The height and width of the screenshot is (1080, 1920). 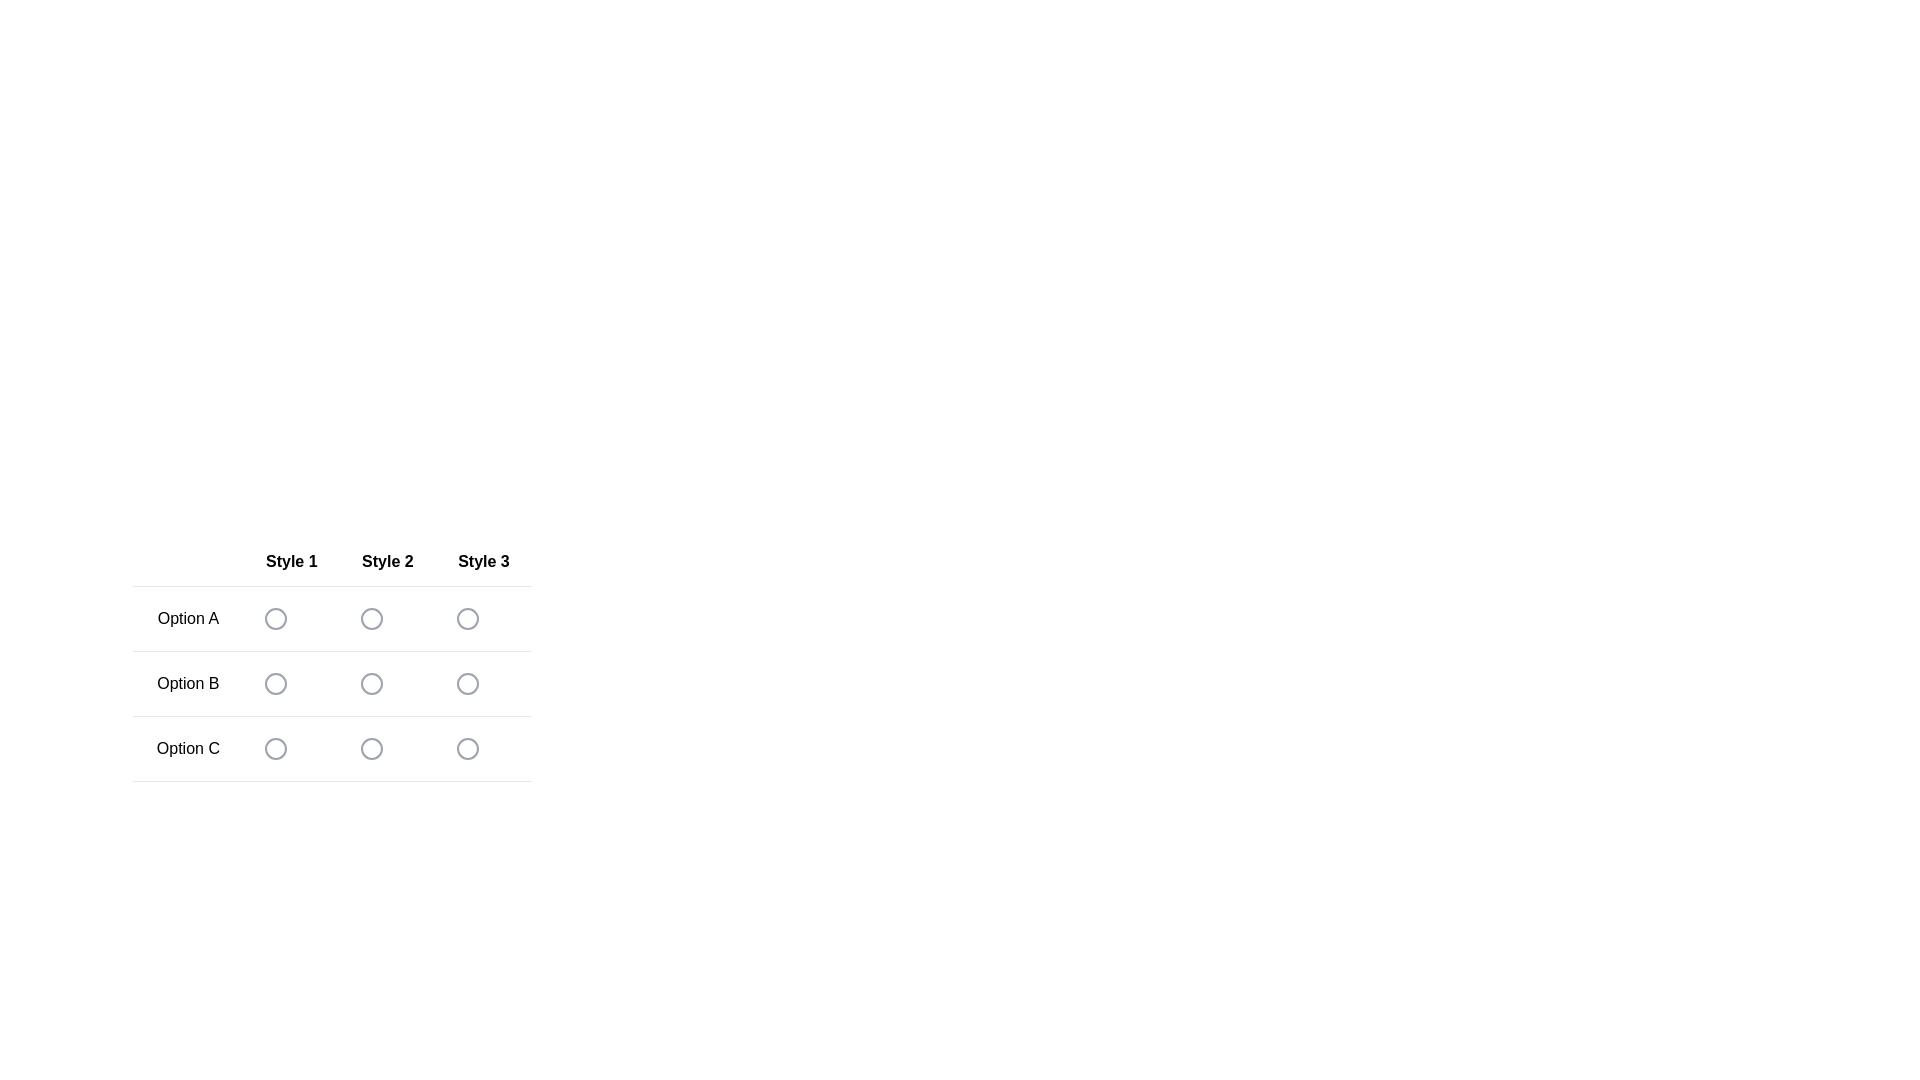 I want to click on the interactive radio button for the 'Style 3' option under the 'Option B' row, so click(x=466, y=682).